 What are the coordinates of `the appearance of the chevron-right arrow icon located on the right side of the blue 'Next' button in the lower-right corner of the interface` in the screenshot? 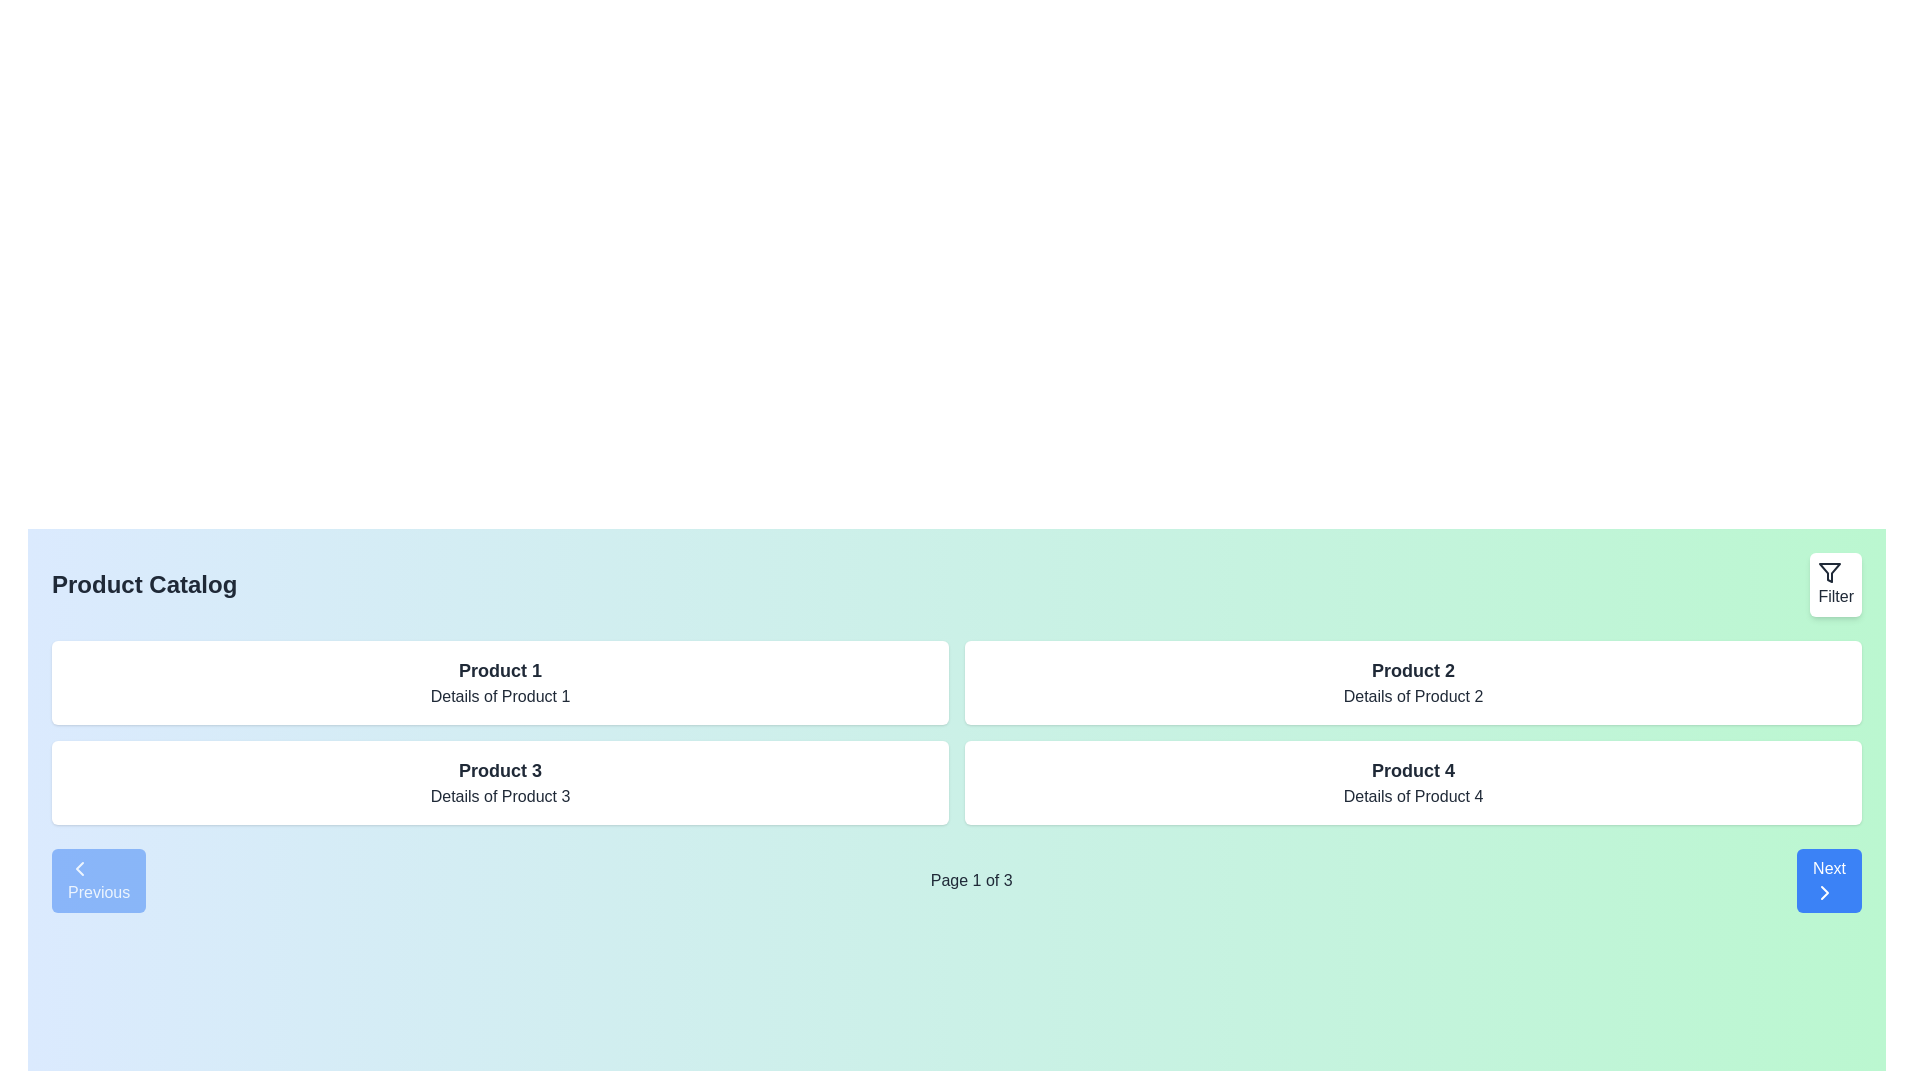 It's located at (1825, 892).